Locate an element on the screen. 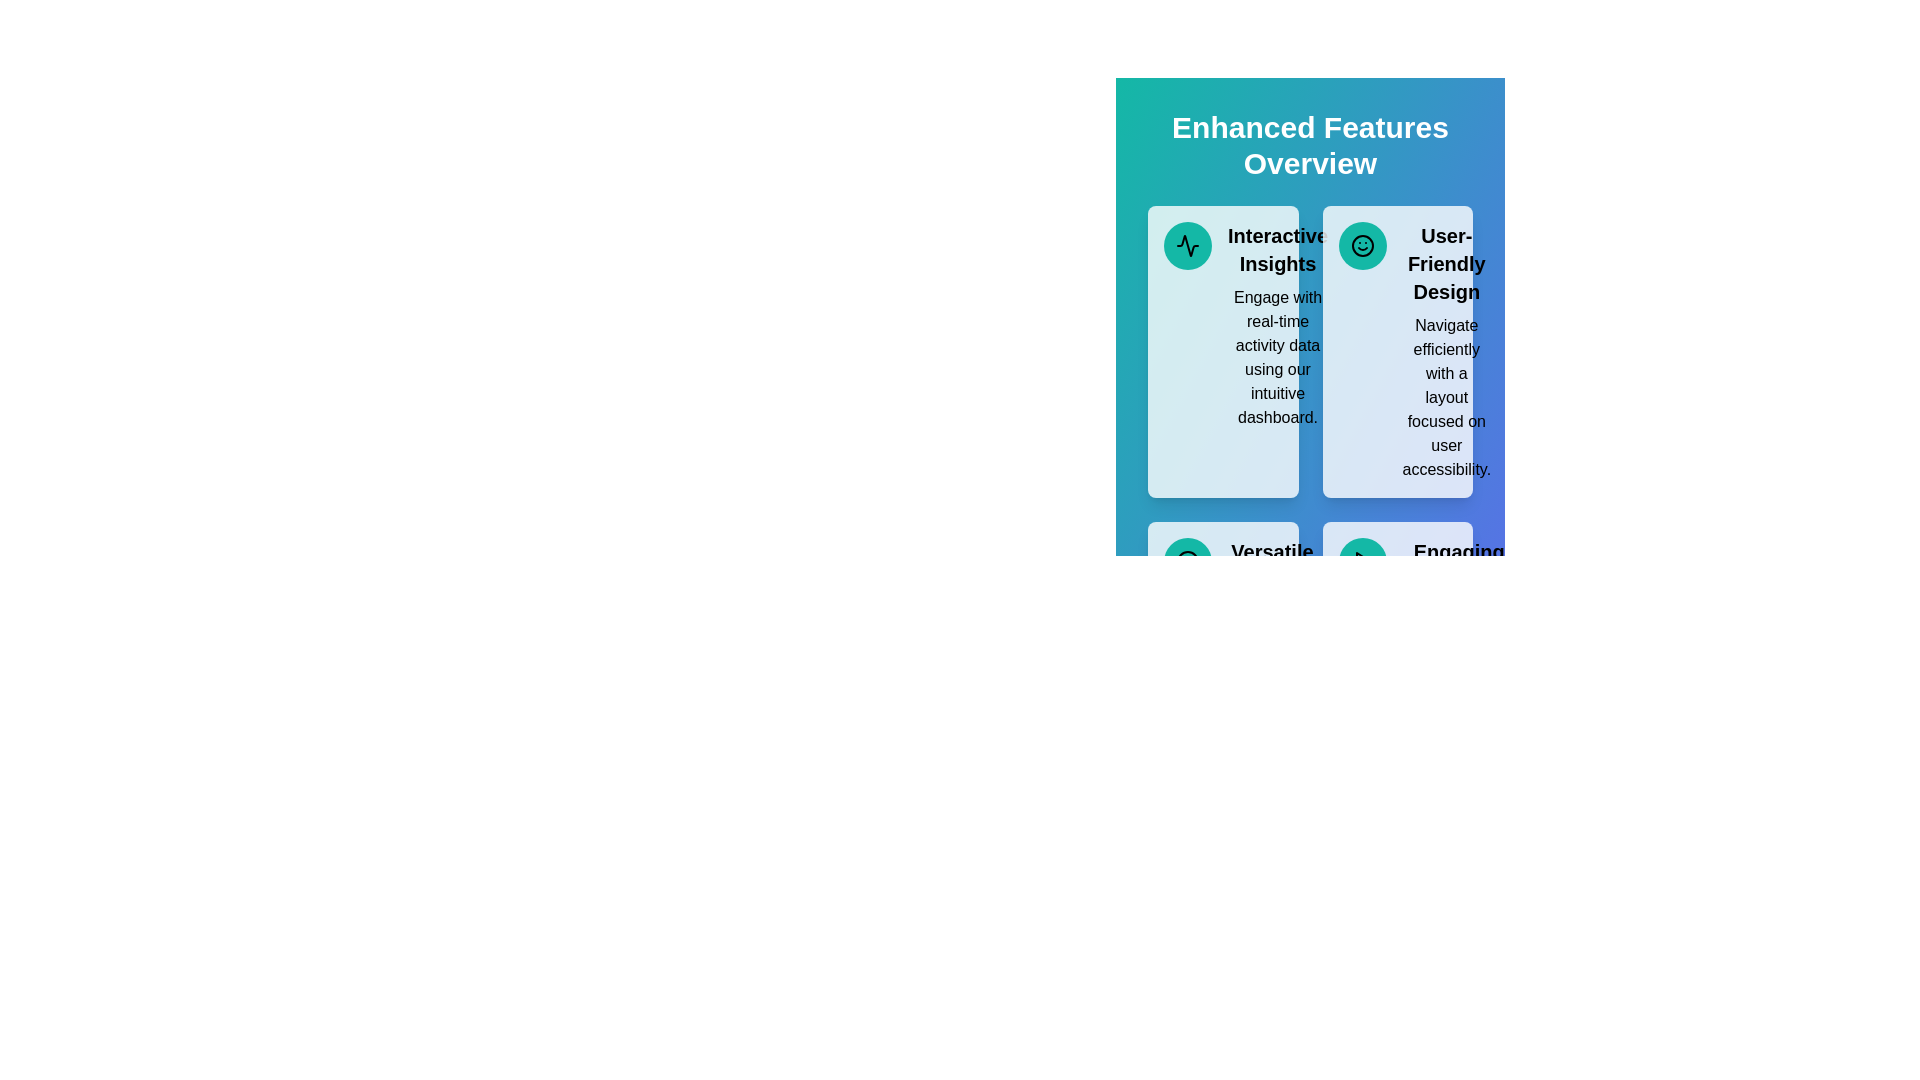  title of the text label that reads 'Interactive Insights', prominently displayed at the top of the light blue card in the first card of the grid layout is located at coordinates (1276, 249).